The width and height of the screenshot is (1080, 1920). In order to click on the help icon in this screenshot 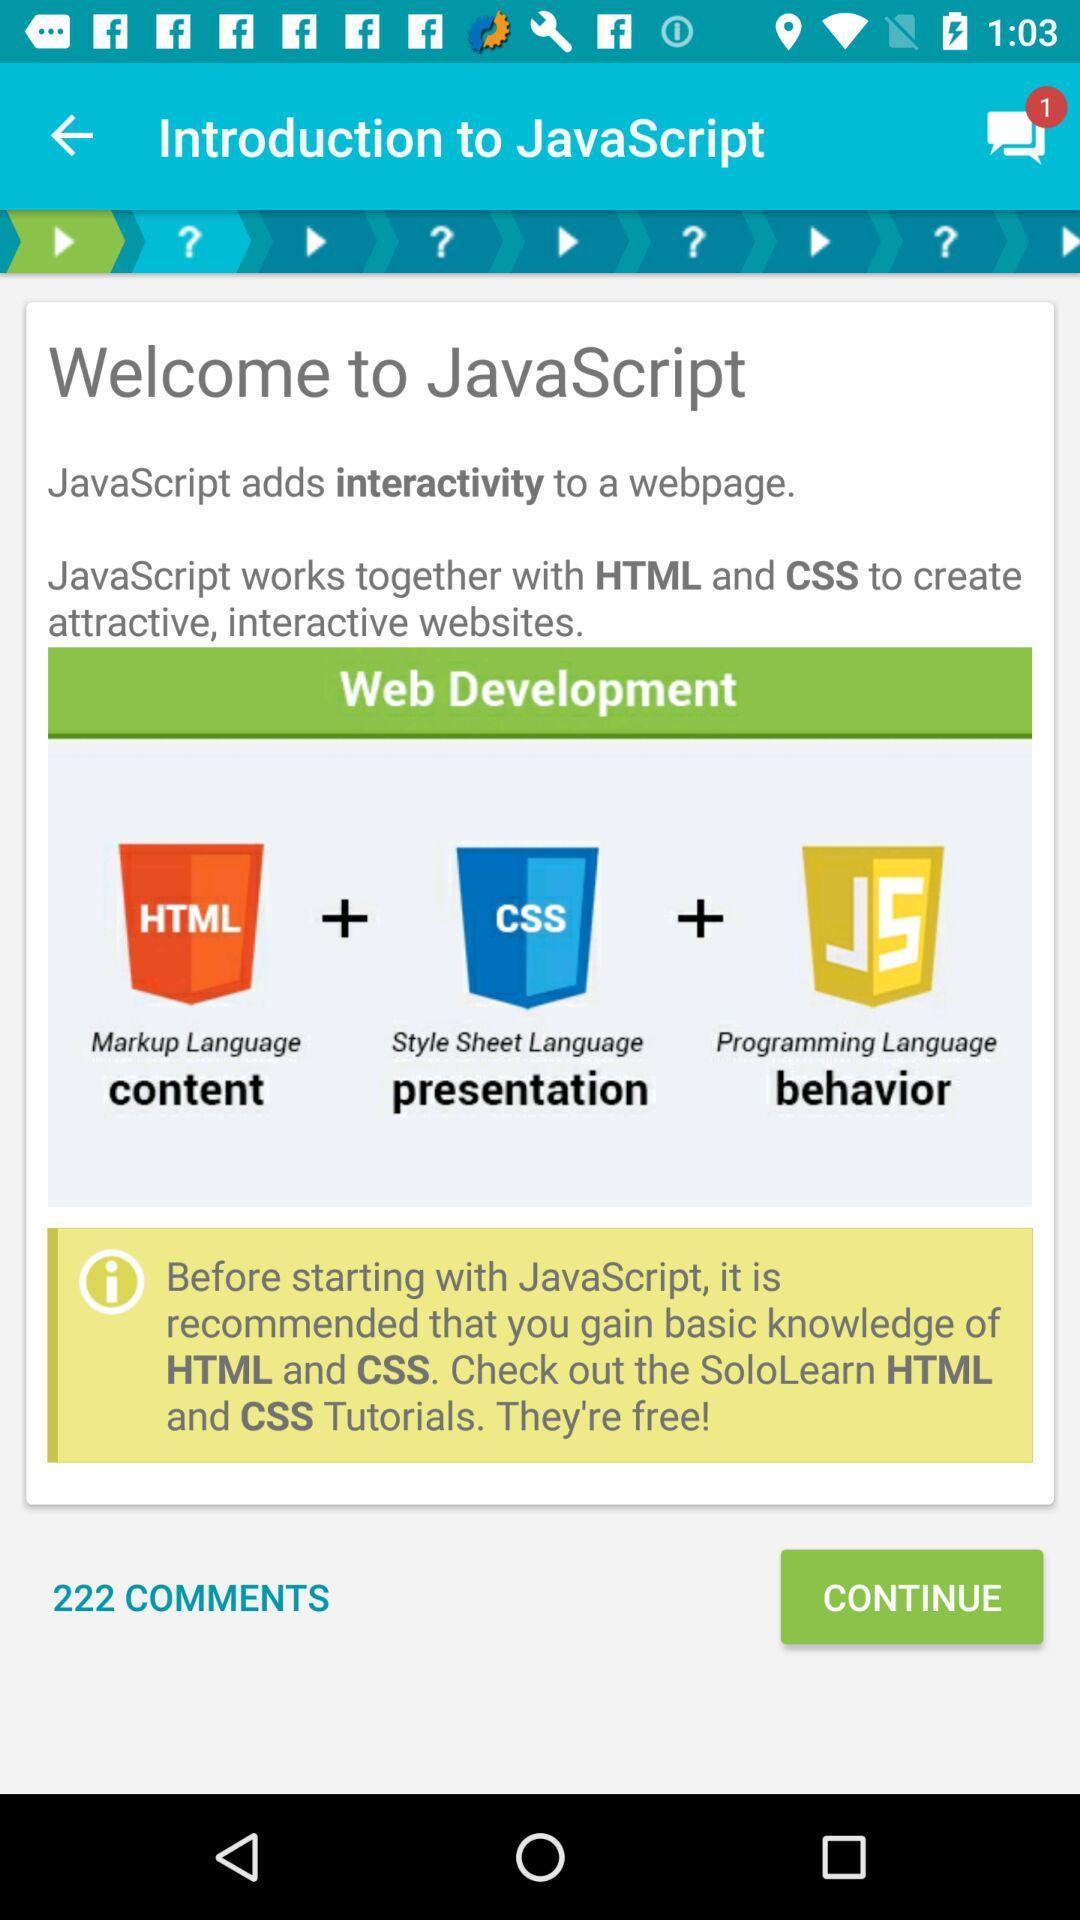, I will do `click(189, 240)`.